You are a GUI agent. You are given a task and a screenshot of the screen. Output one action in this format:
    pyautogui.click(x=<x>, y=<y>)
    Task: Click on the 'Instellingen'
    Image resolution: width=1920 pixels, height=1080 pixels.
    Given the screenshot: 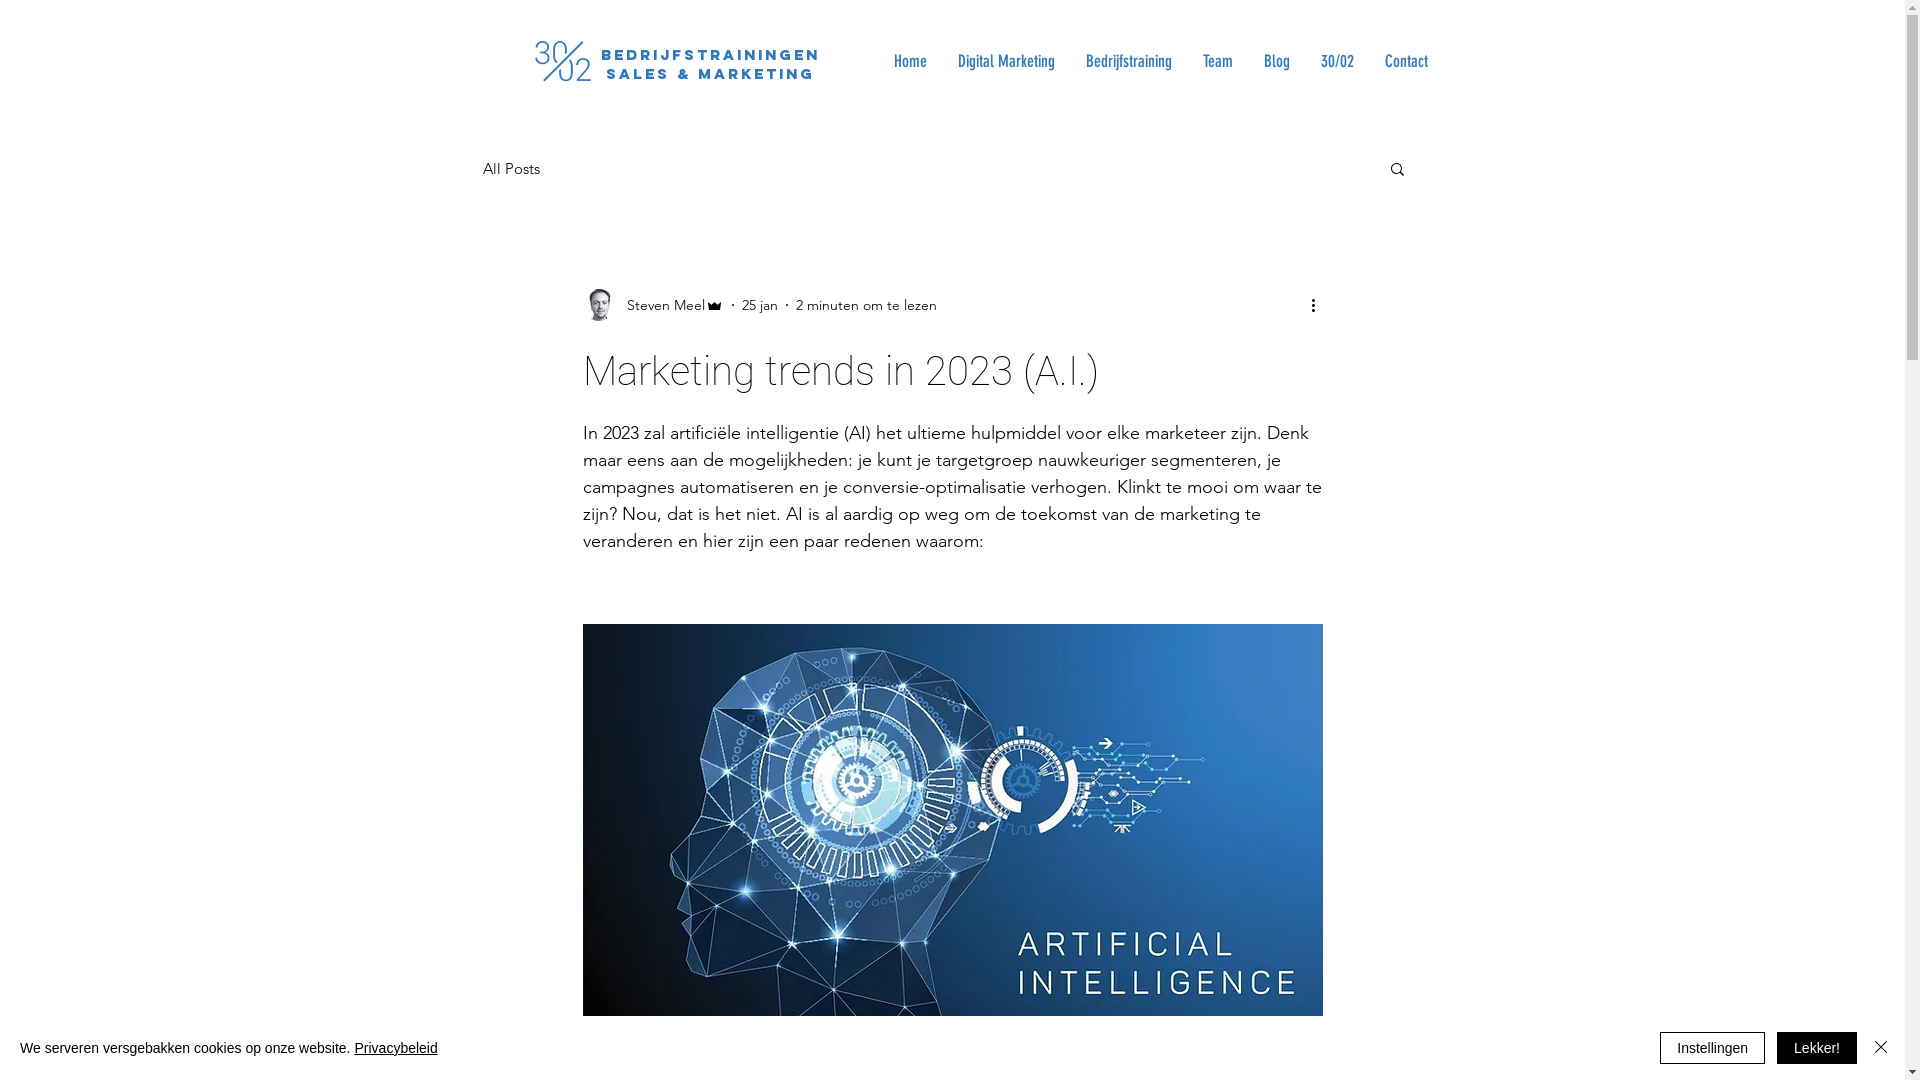 What is the action you would take?
    pyautogui.click(x=1711, y=1047)
    